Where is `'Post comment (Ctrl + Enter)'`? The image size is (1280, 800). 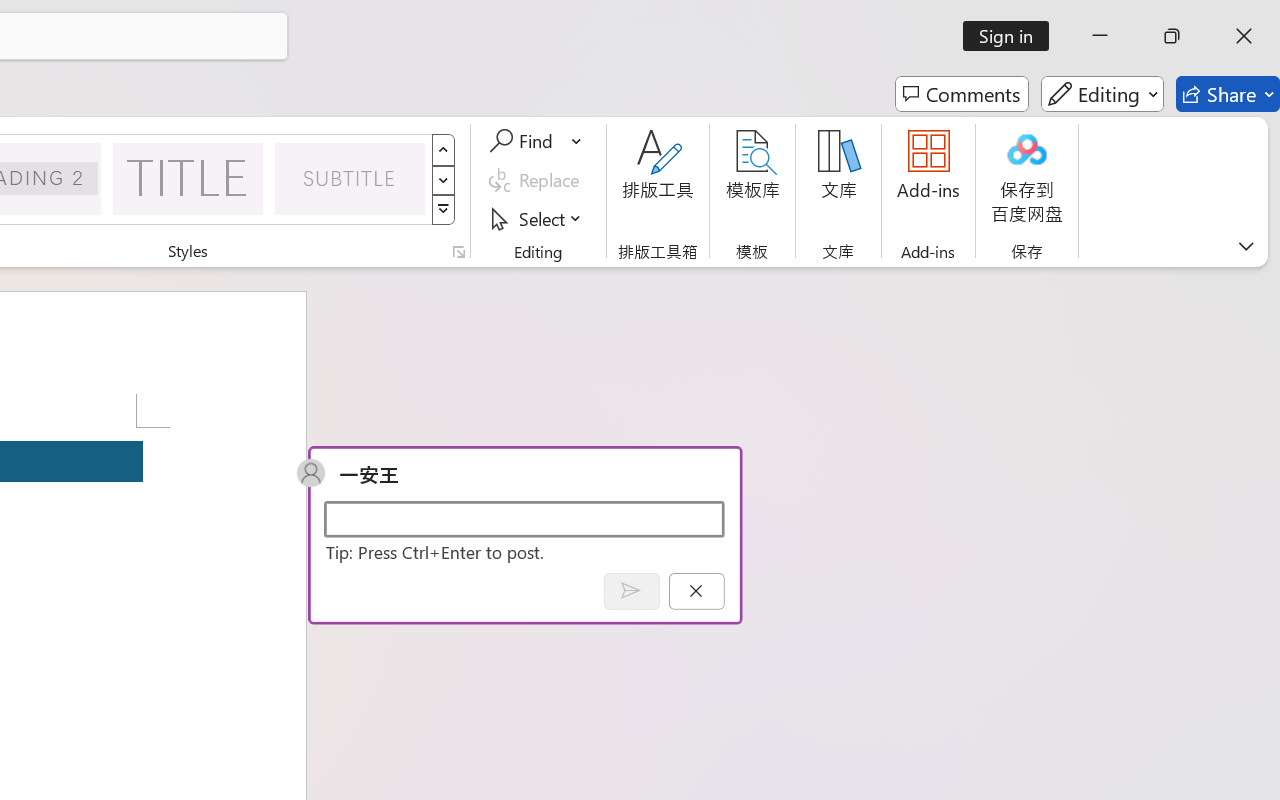 'Post comment (Ctrl + Enter)' is located at coordinates (630, 590).